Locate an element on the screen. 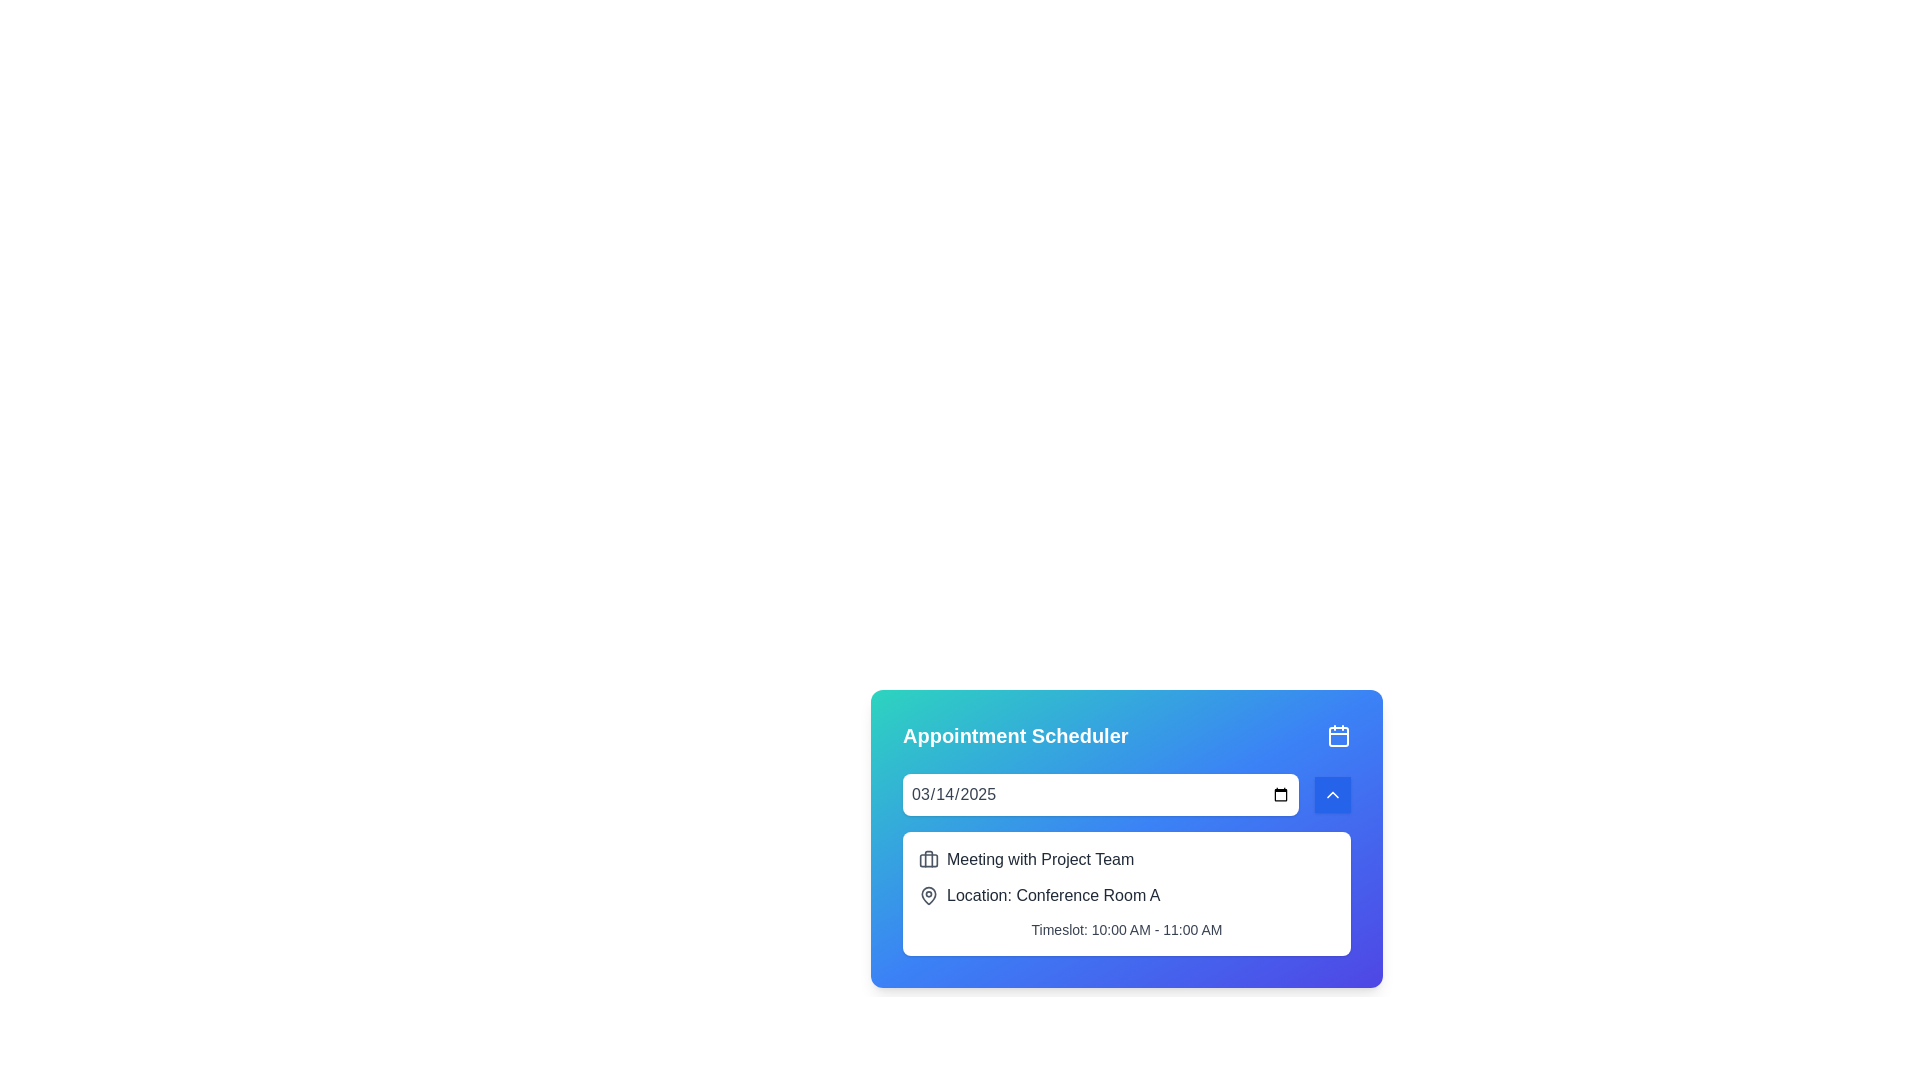  the location icon that indicates the physical or virtual location, positioned to the left of the 'Location: Conference Room A' text in the second section of the card is located at coordinates (928, 893).